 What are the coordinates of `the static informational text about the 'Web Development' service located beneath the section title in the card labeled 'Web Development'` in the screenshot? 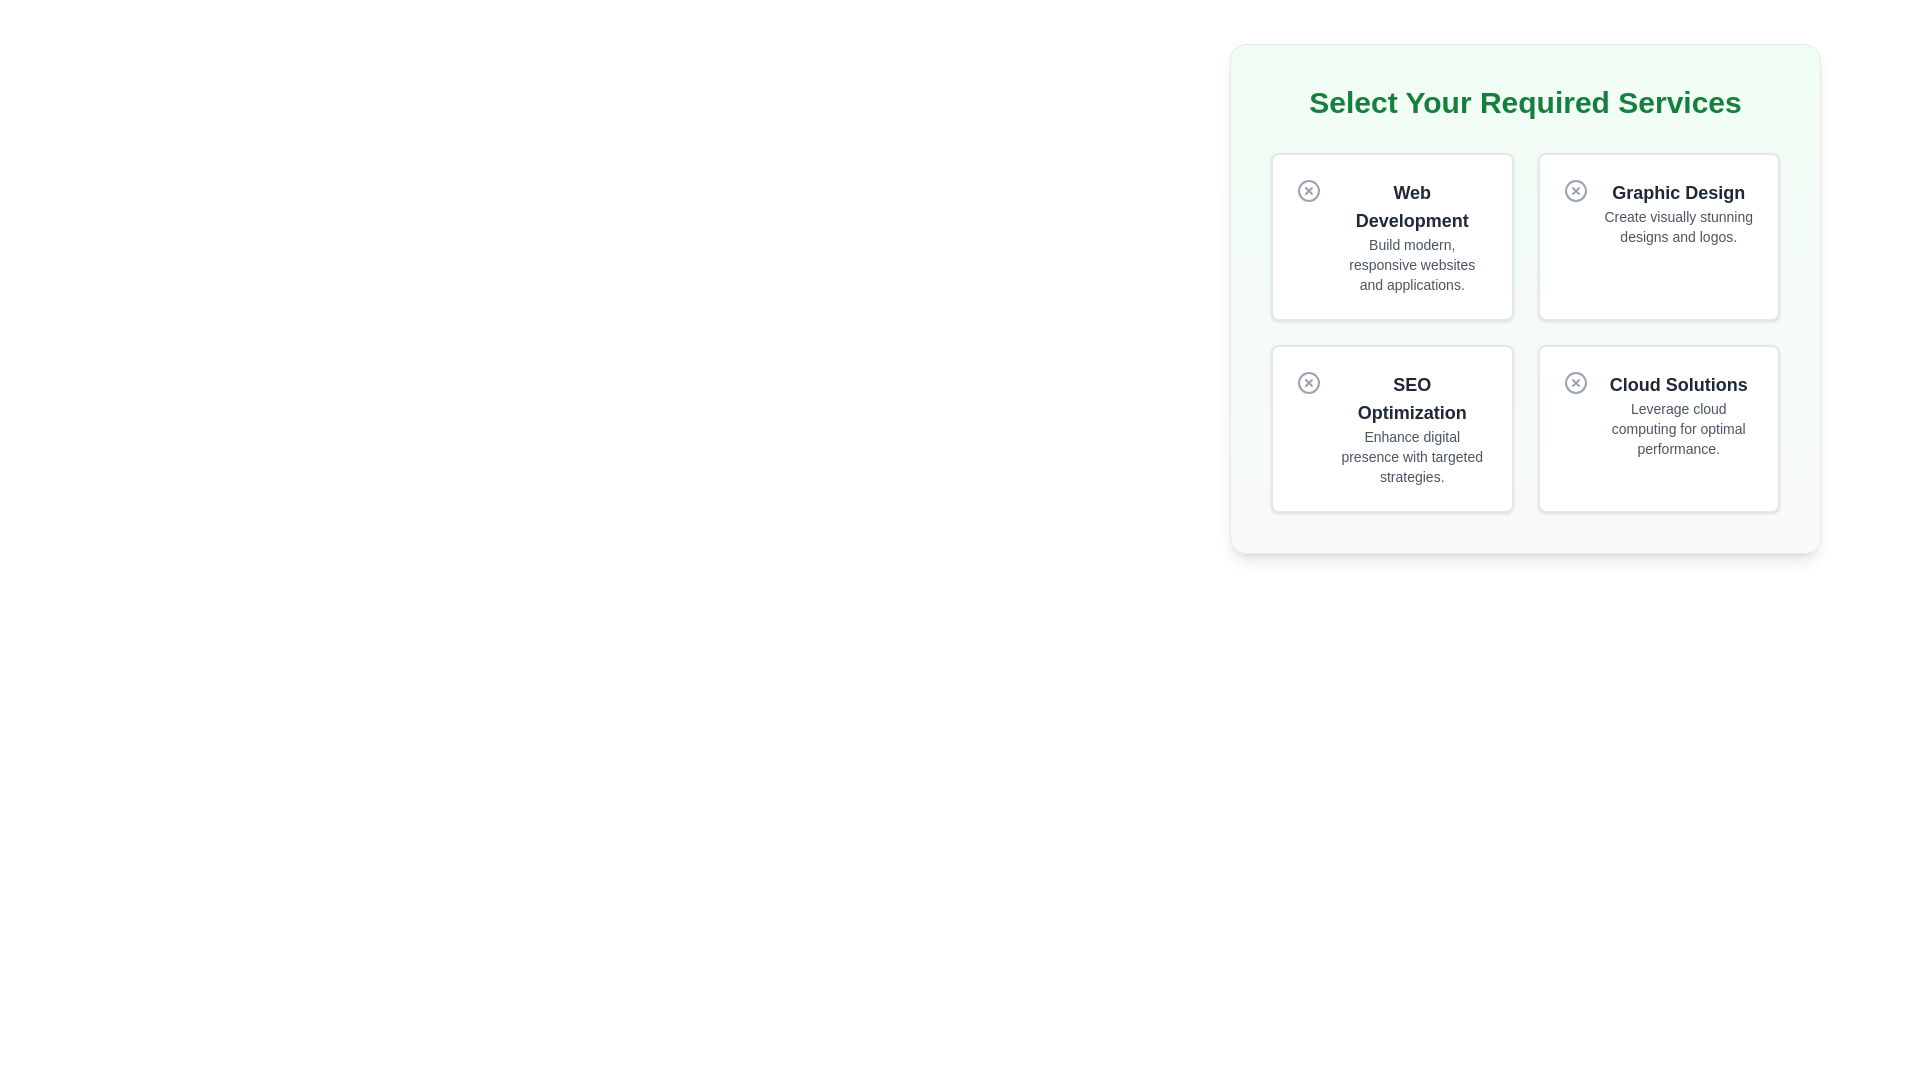 It's located at (1411, 264).